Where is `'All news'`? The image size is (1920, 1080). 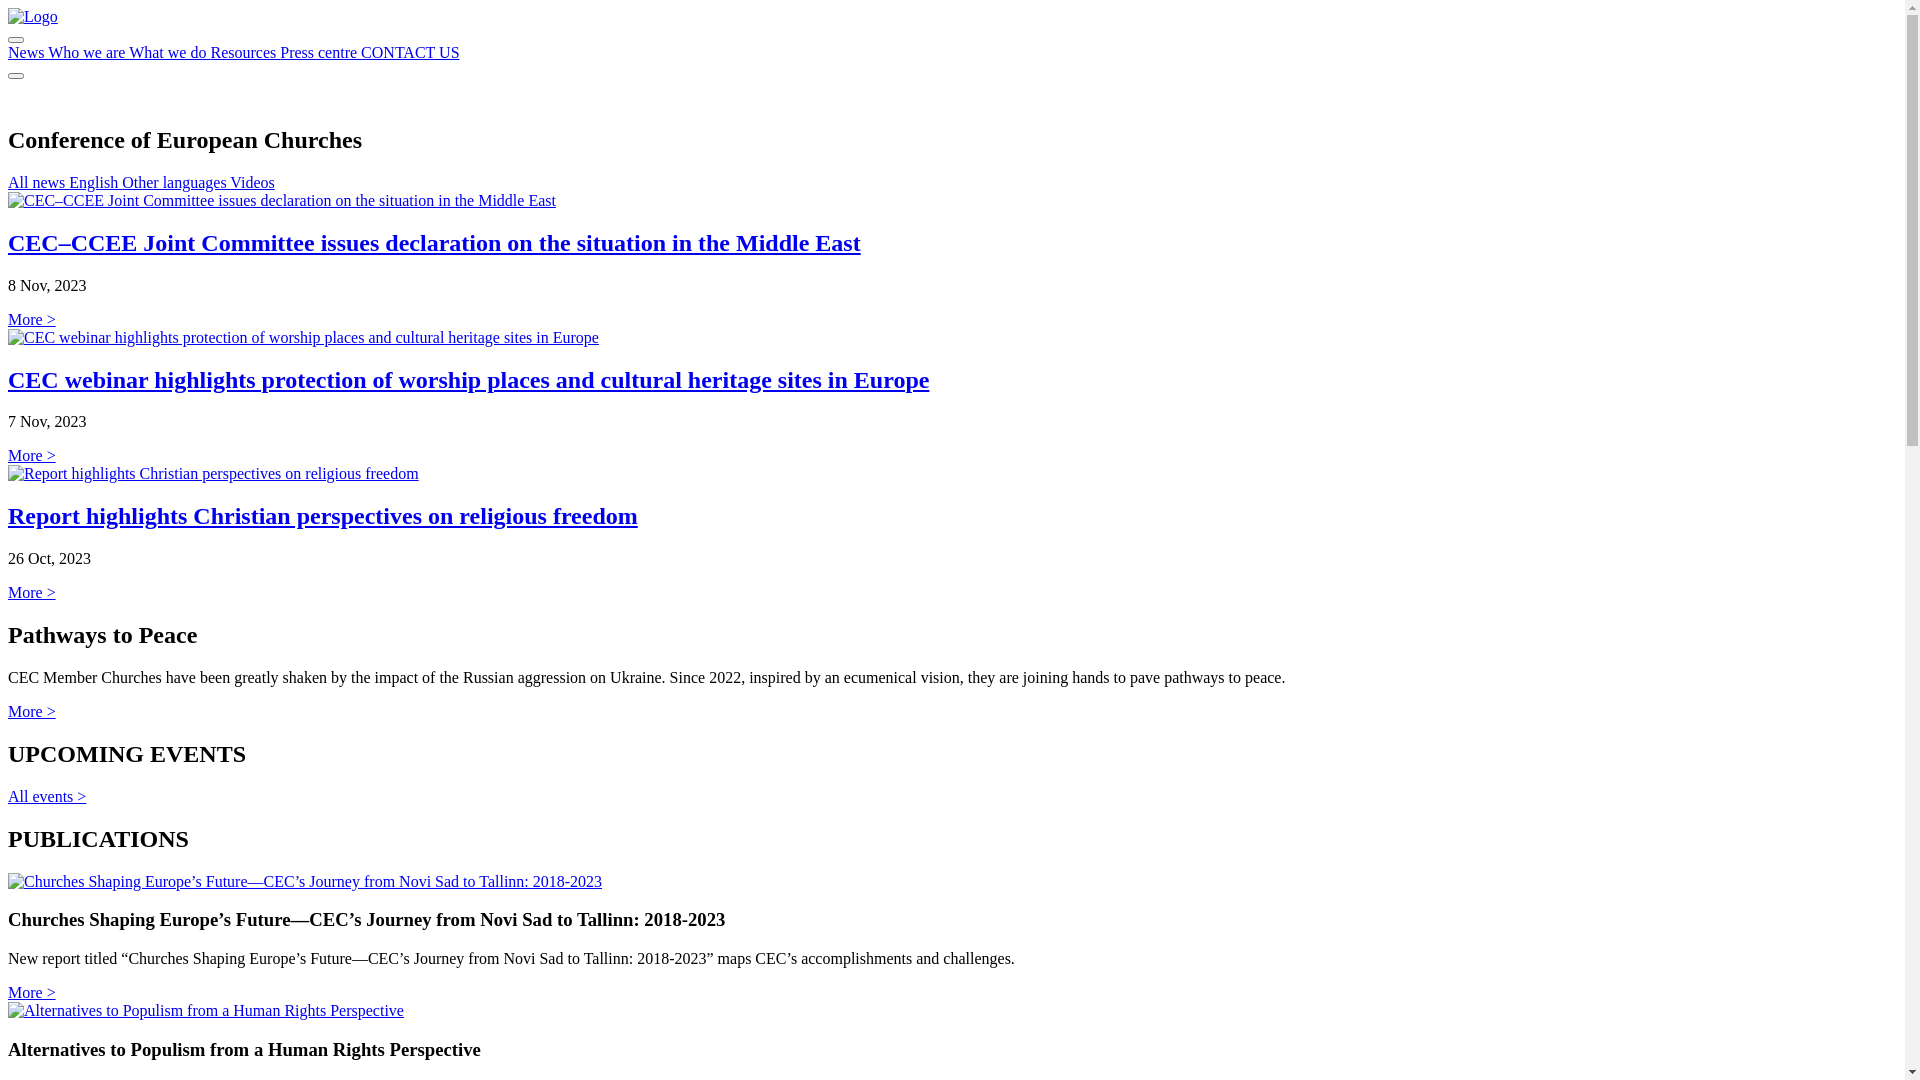
'All news' is located at coordinates (8, 182).